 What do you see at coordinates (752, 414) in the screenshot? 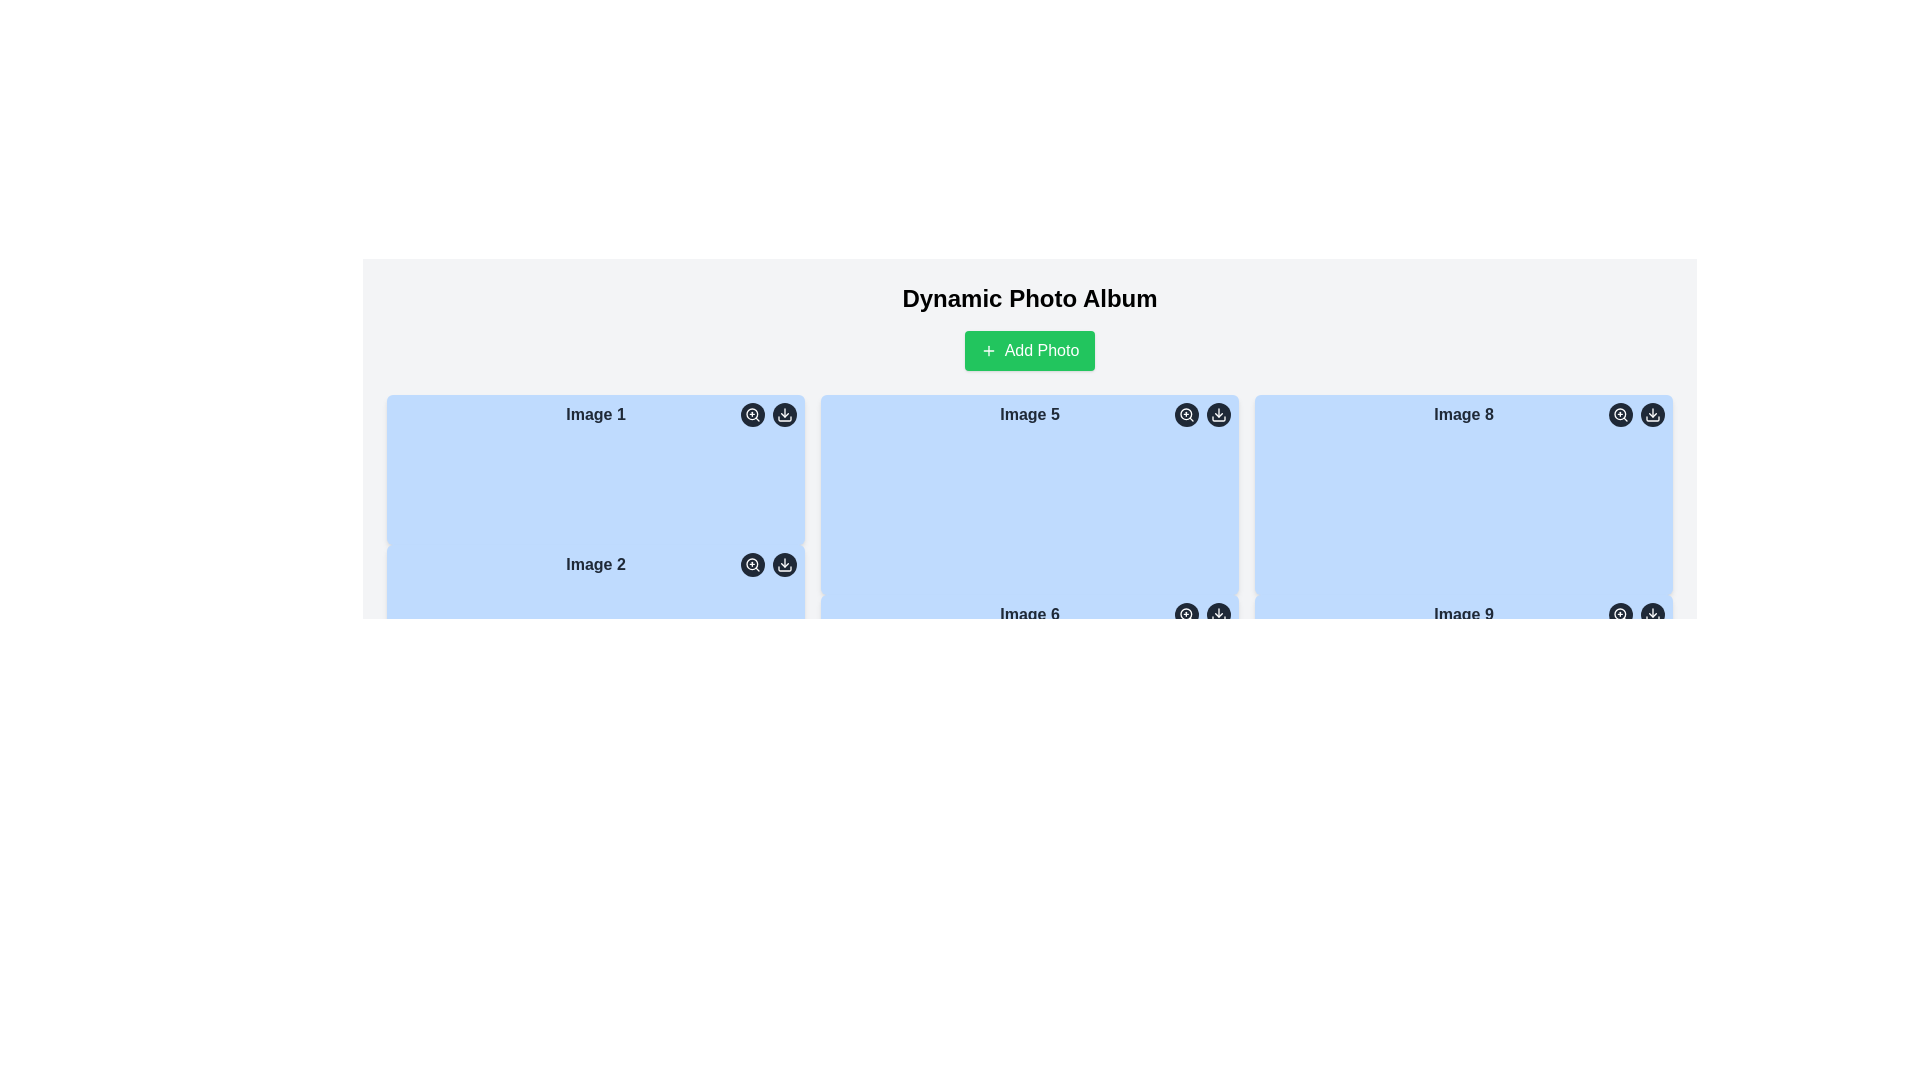
I see `the magnifying glass icon button located in the top-right corner of the first image block labeled 'Image 1' to zoom in on the associated image` at bounding box center [752, 414].